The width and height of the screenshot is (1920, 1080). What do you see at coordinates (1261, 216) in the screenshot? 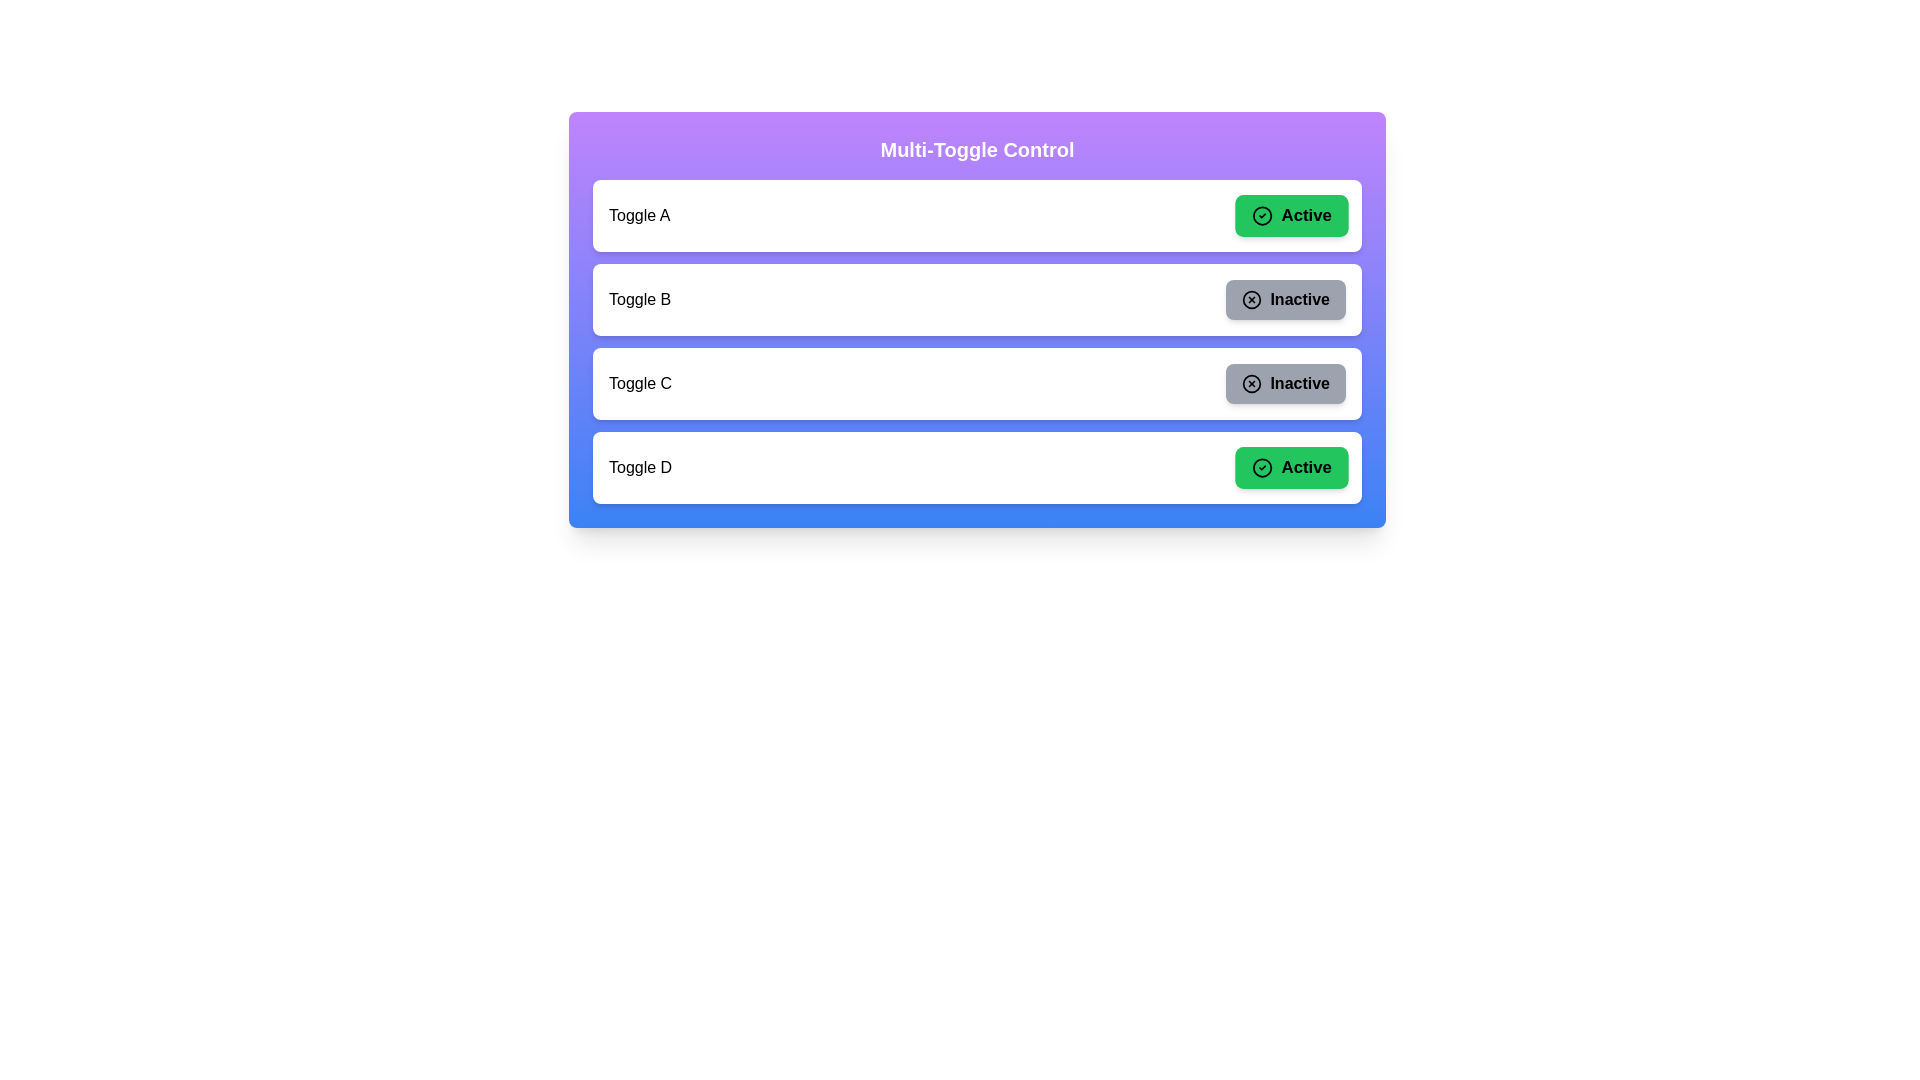
I see `the Status indicator icon representing the active state of the toggle in the 'Toggle A' row, which is the first icon within the 'Active' button` at bounding box center [1261, 216].